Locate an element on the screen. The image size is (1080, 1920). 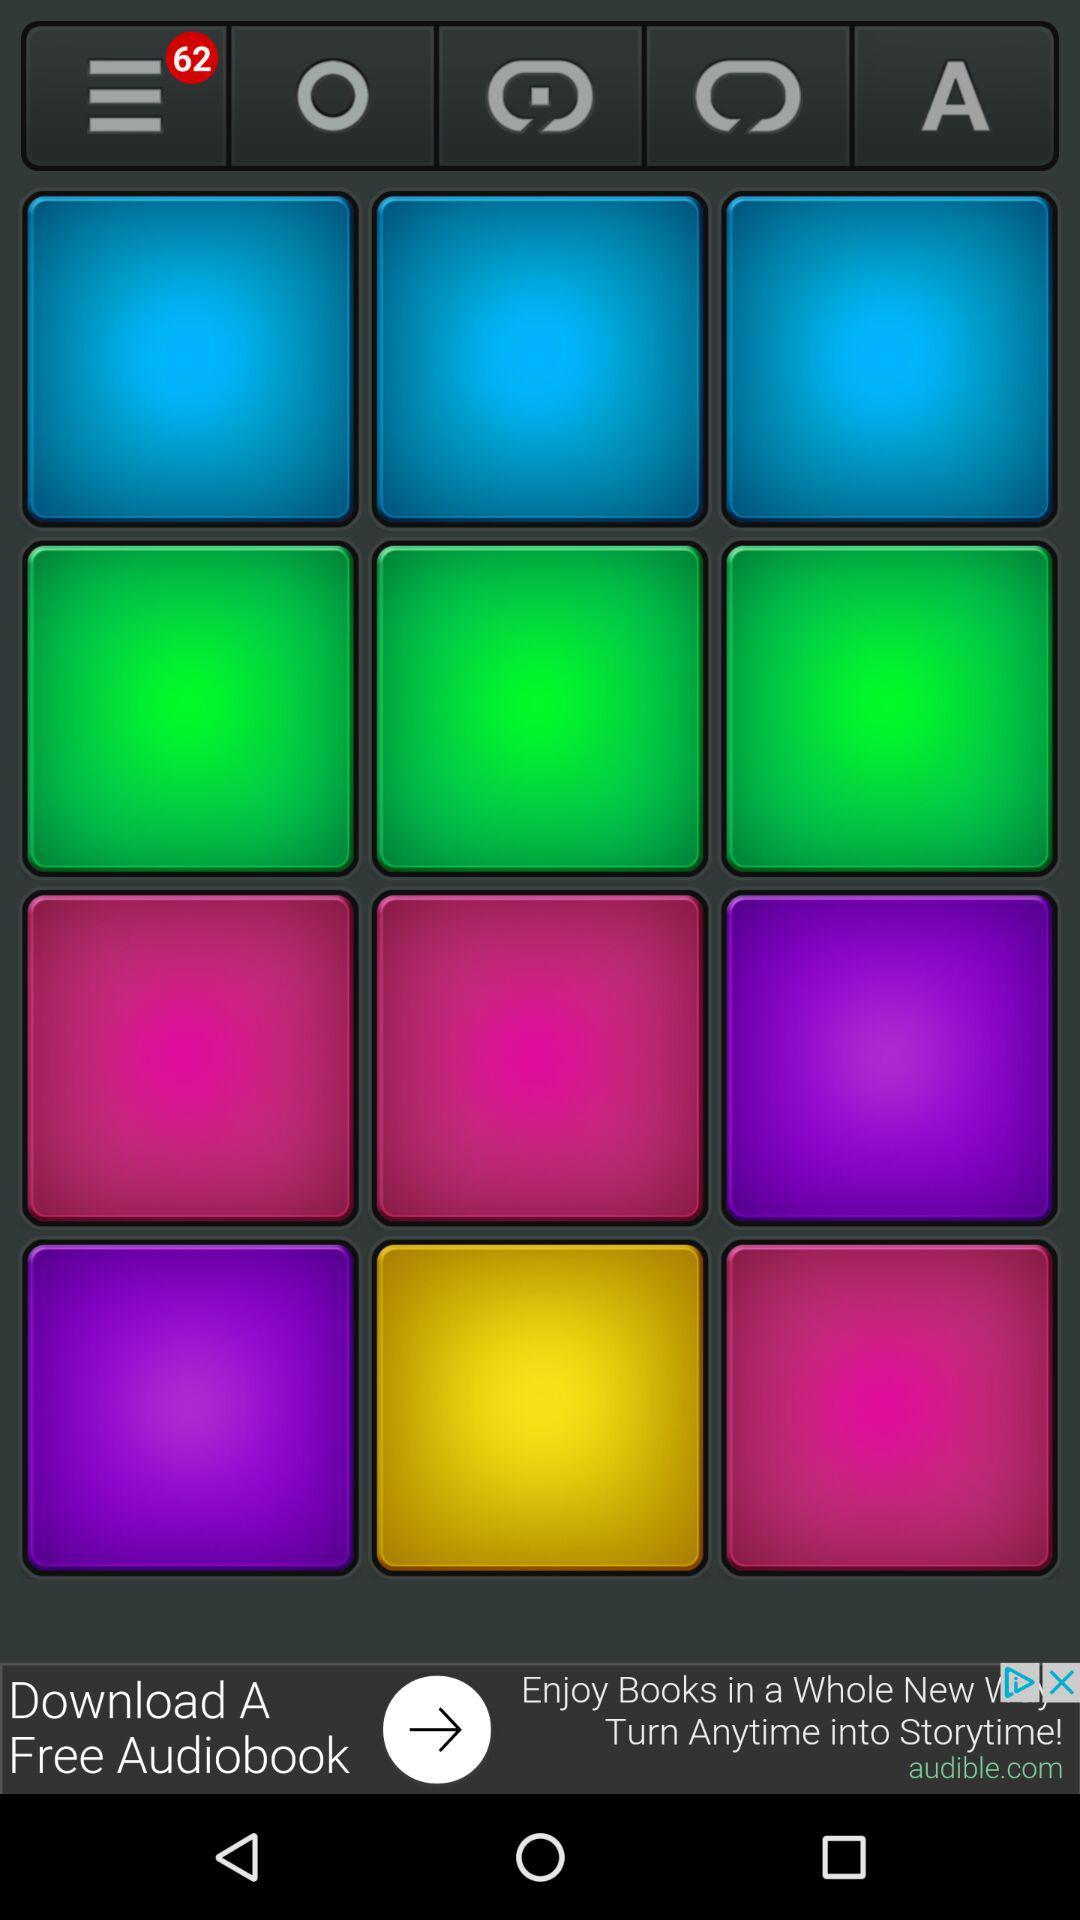
follow advertisement link is located at coordinates (540, 1727).